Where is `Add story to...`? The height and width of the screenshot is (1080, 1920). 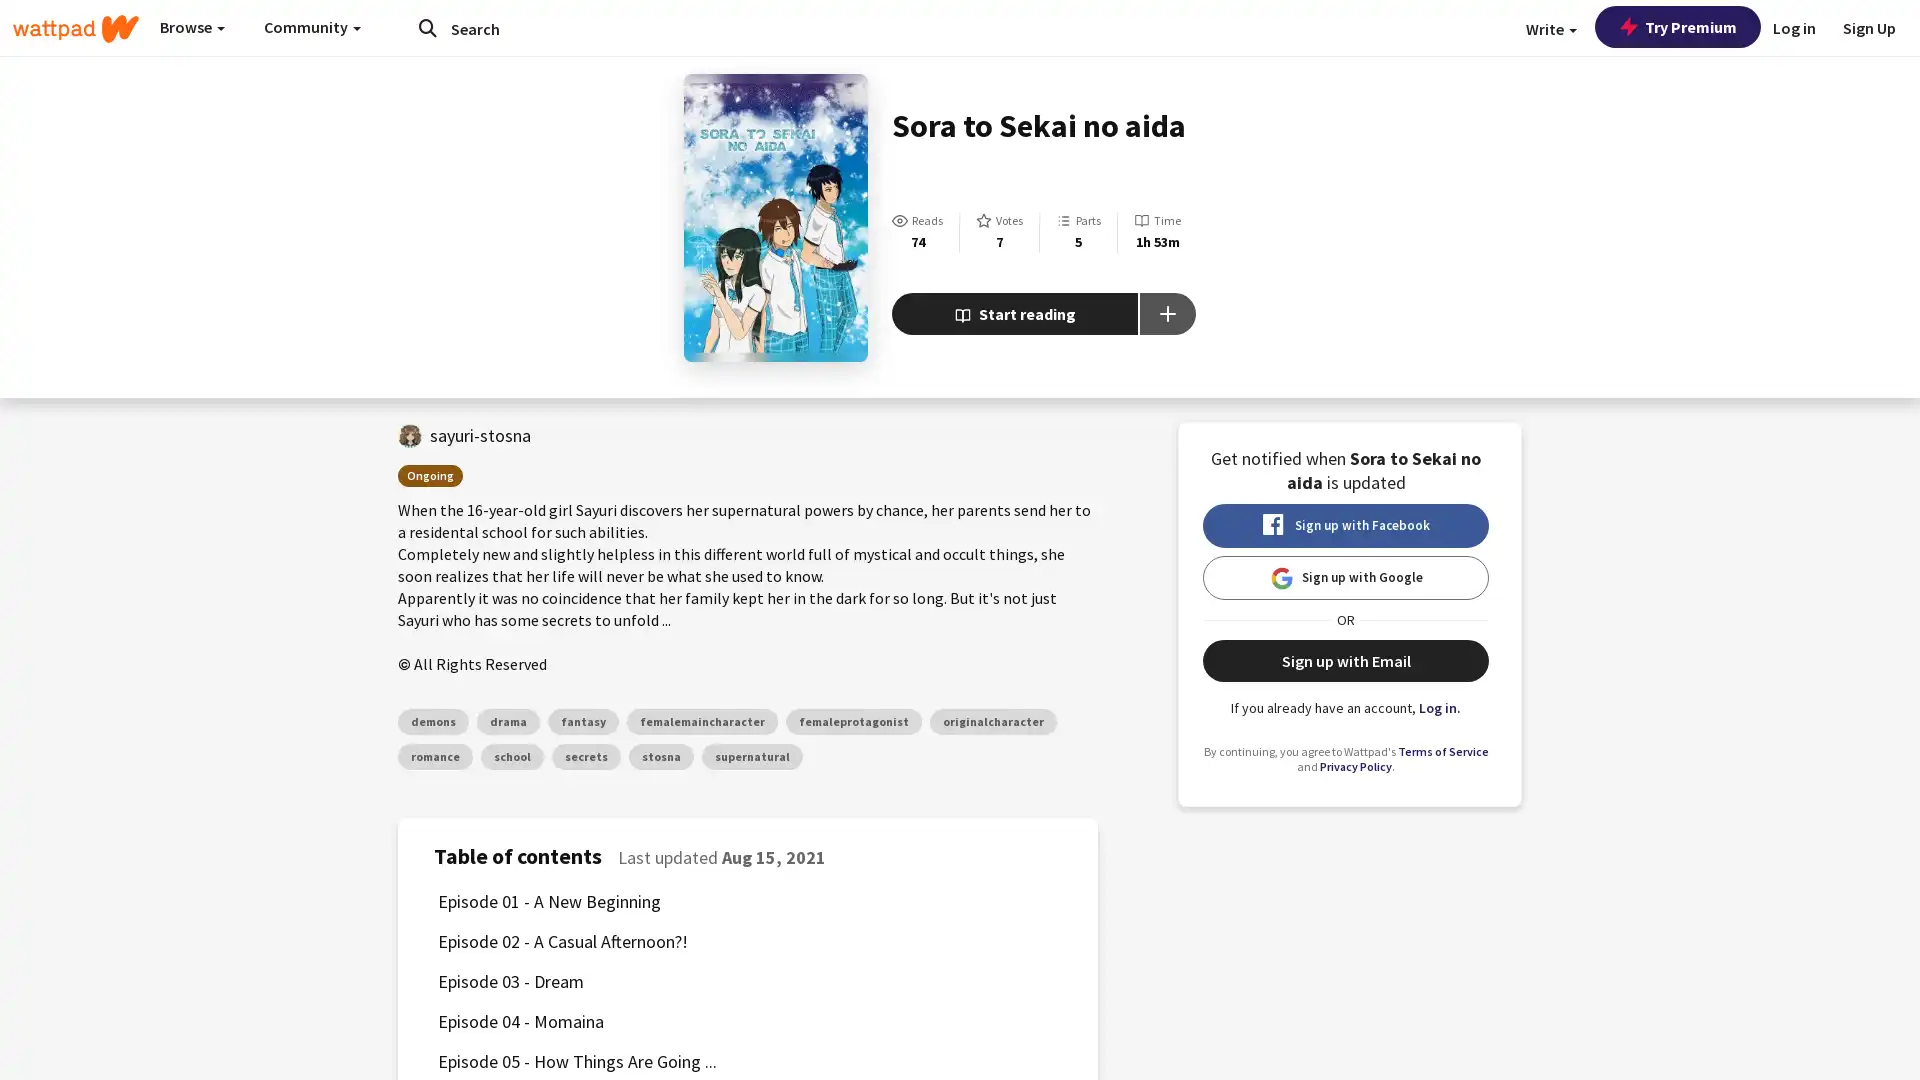
Add story to... is located at coordinates (1167, 313).